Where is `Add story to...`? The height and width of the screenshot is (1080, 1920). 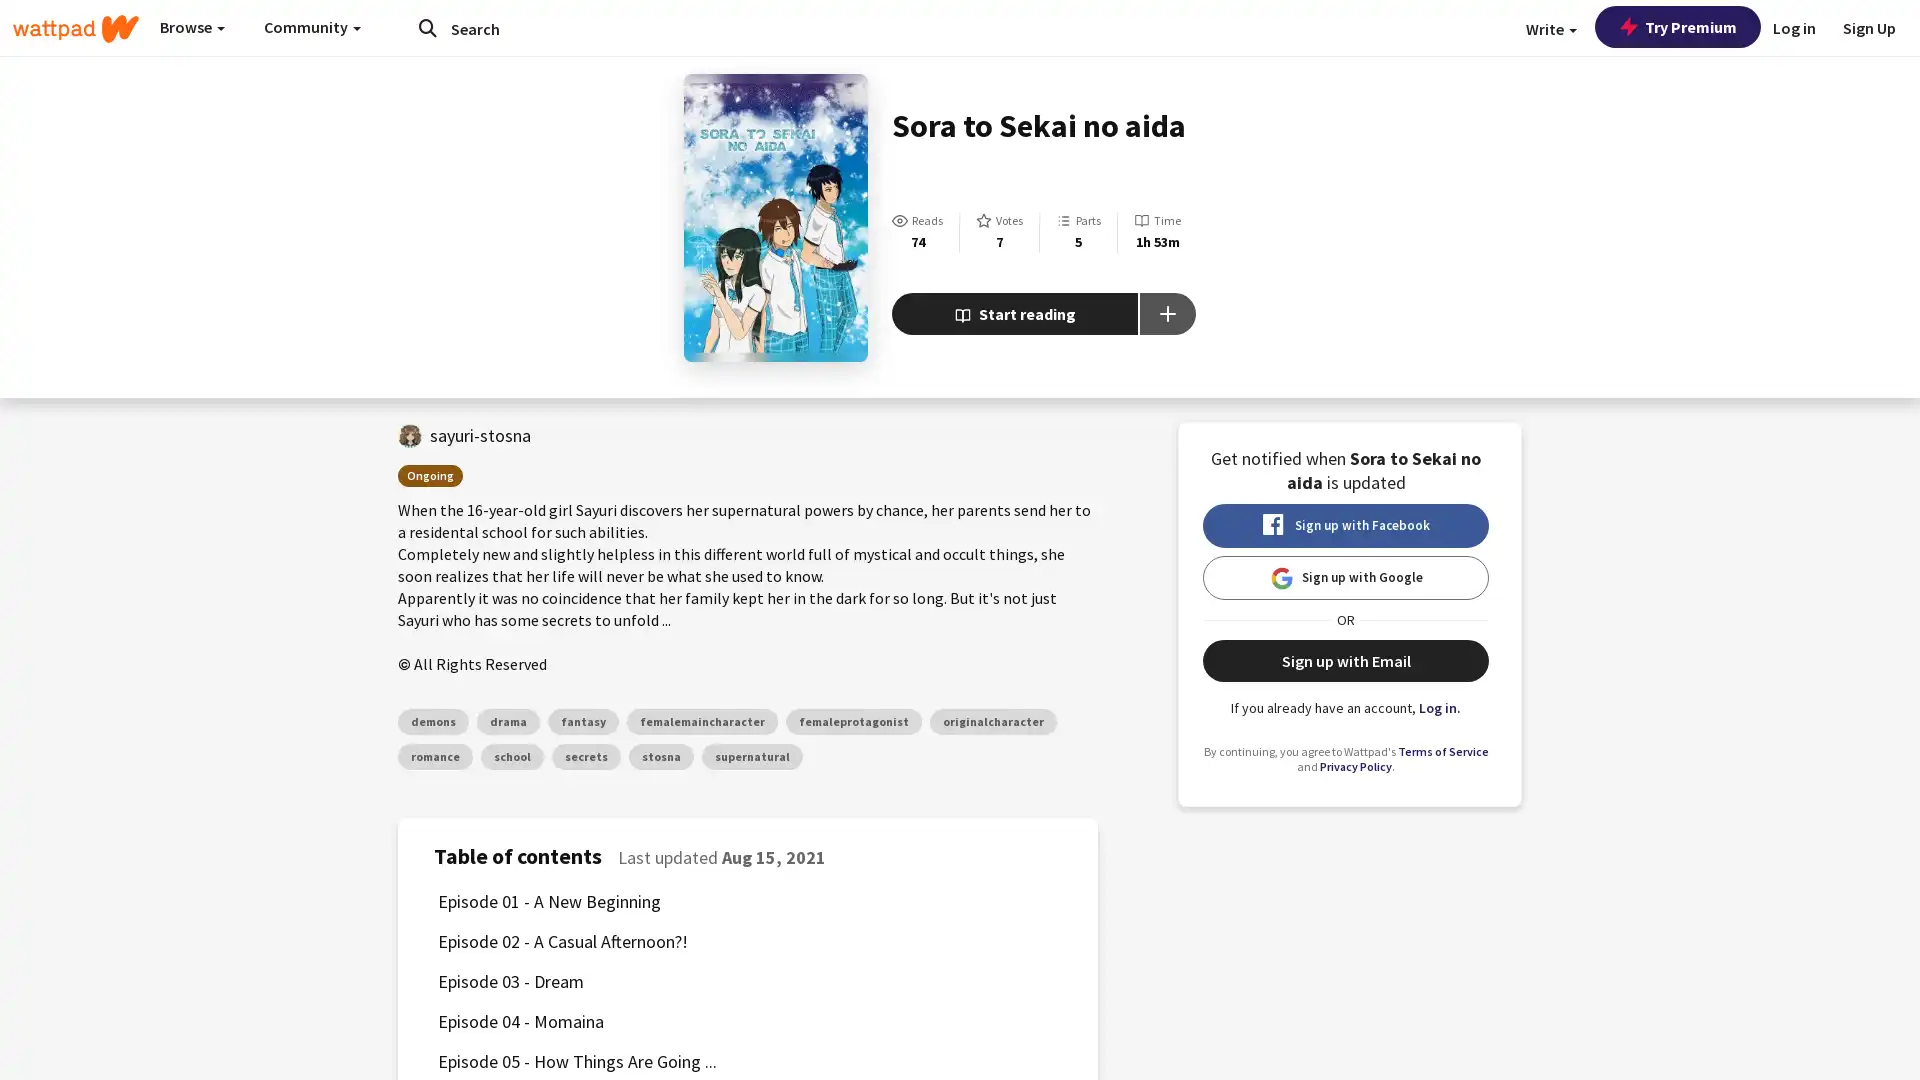
Add story to... is located at coordinates (1167, 313).